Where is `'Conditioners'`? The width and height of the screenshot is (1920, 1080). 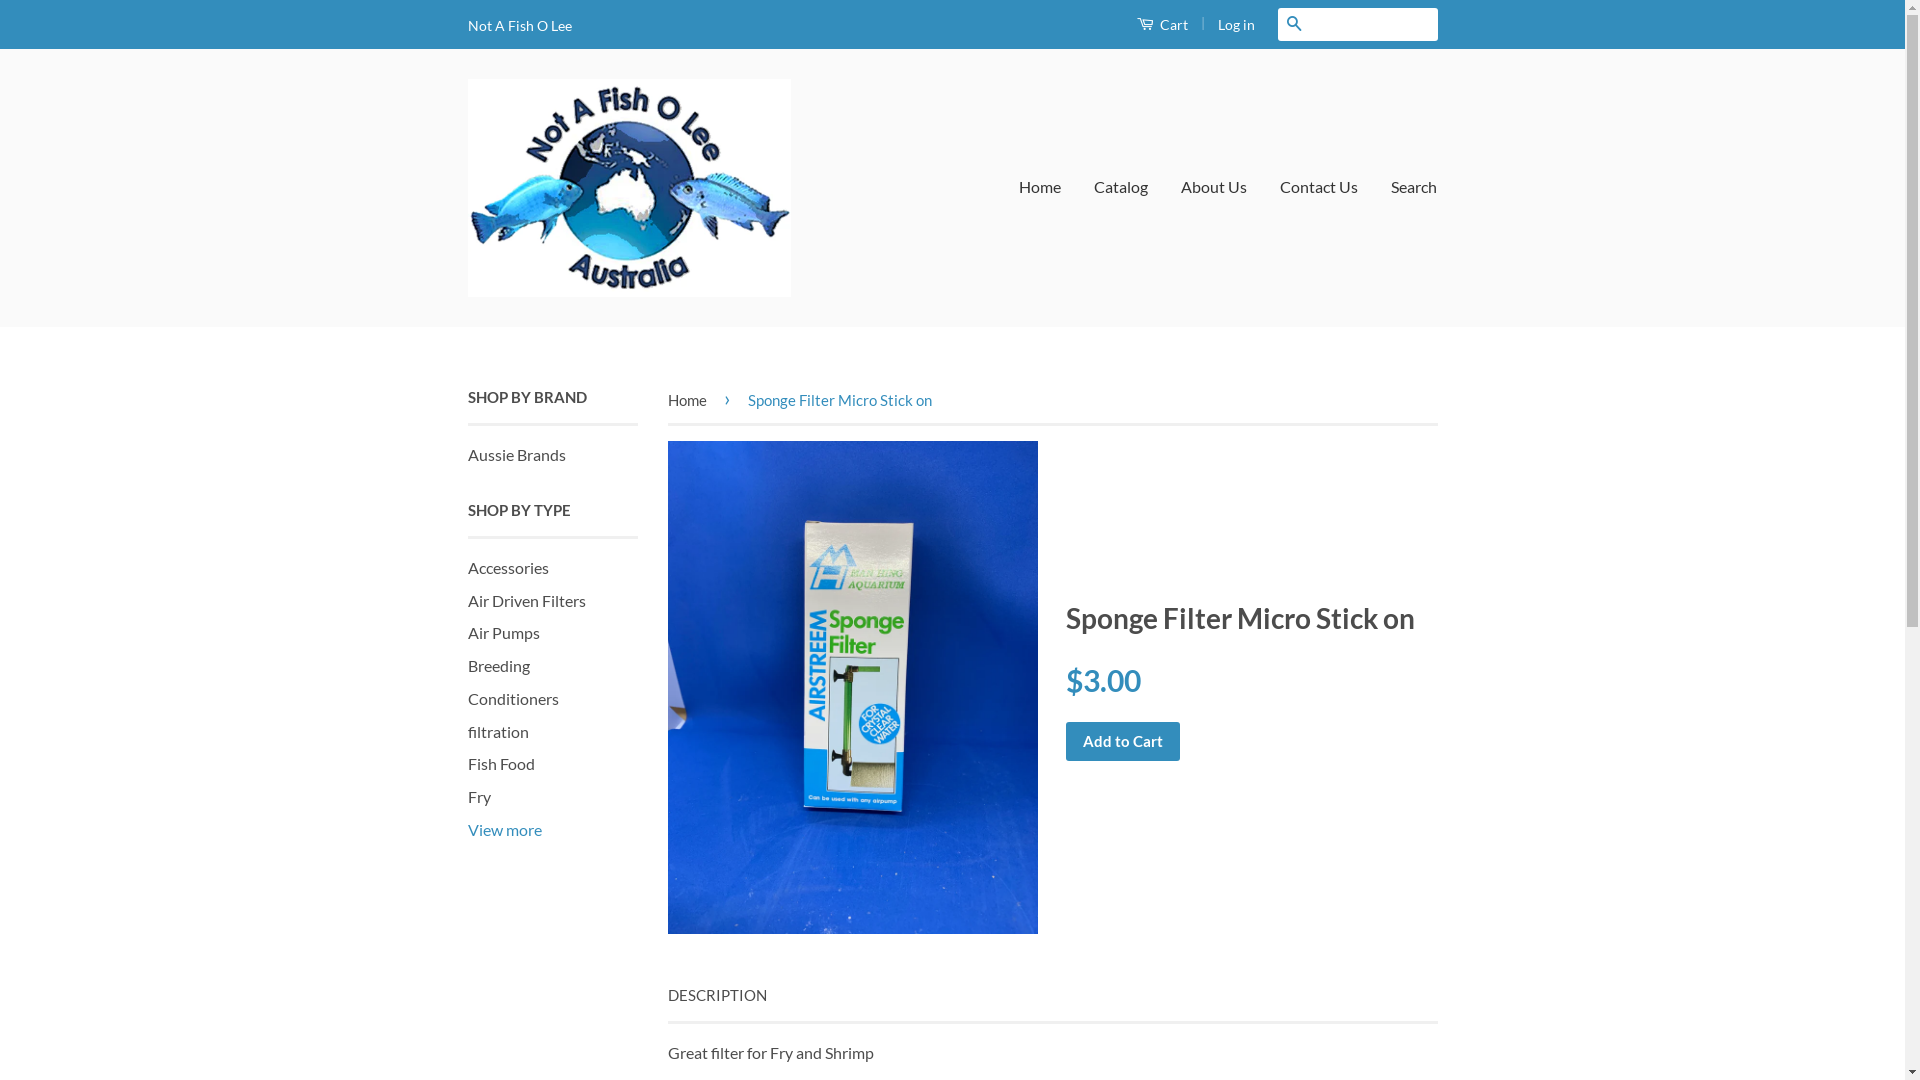 'Conditioners' is located at coordinates (513, 697).